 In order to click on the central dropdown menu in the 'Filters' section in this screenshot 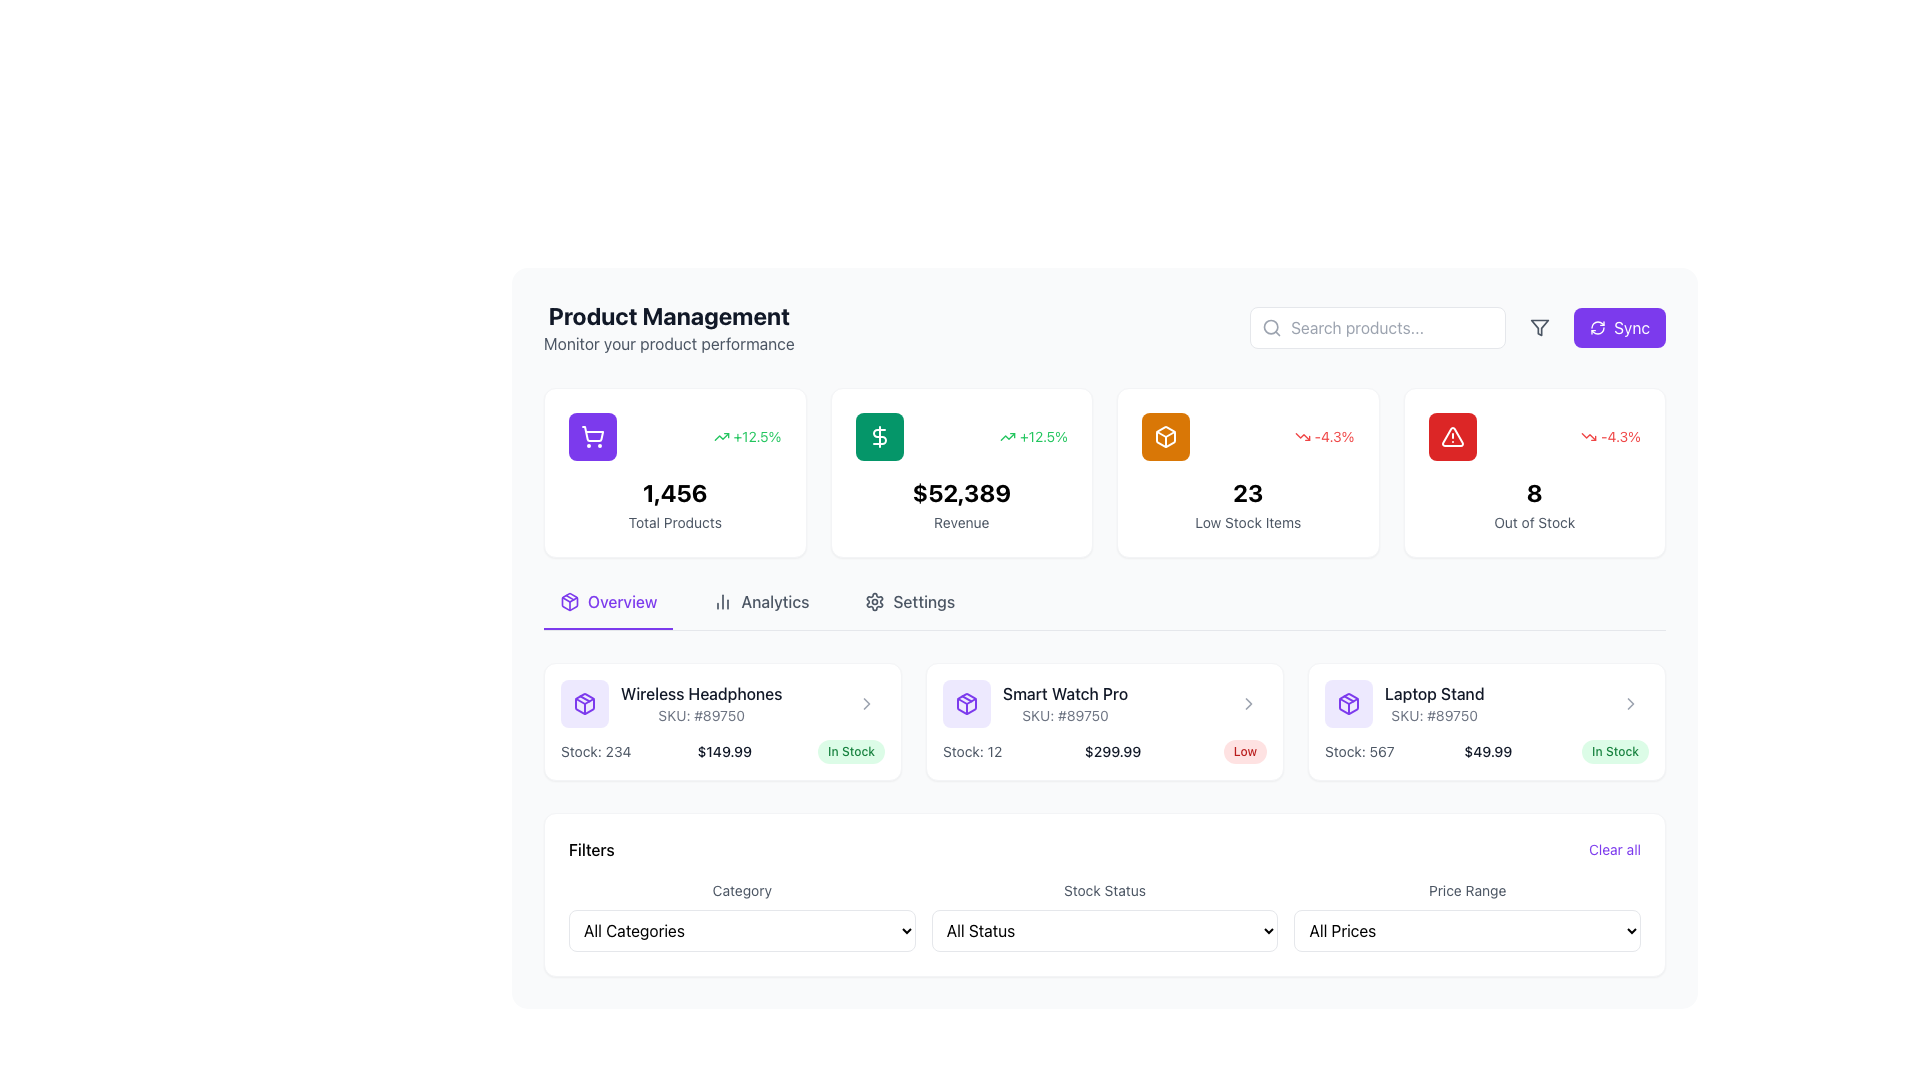, I will do `click(1103, 914)`.